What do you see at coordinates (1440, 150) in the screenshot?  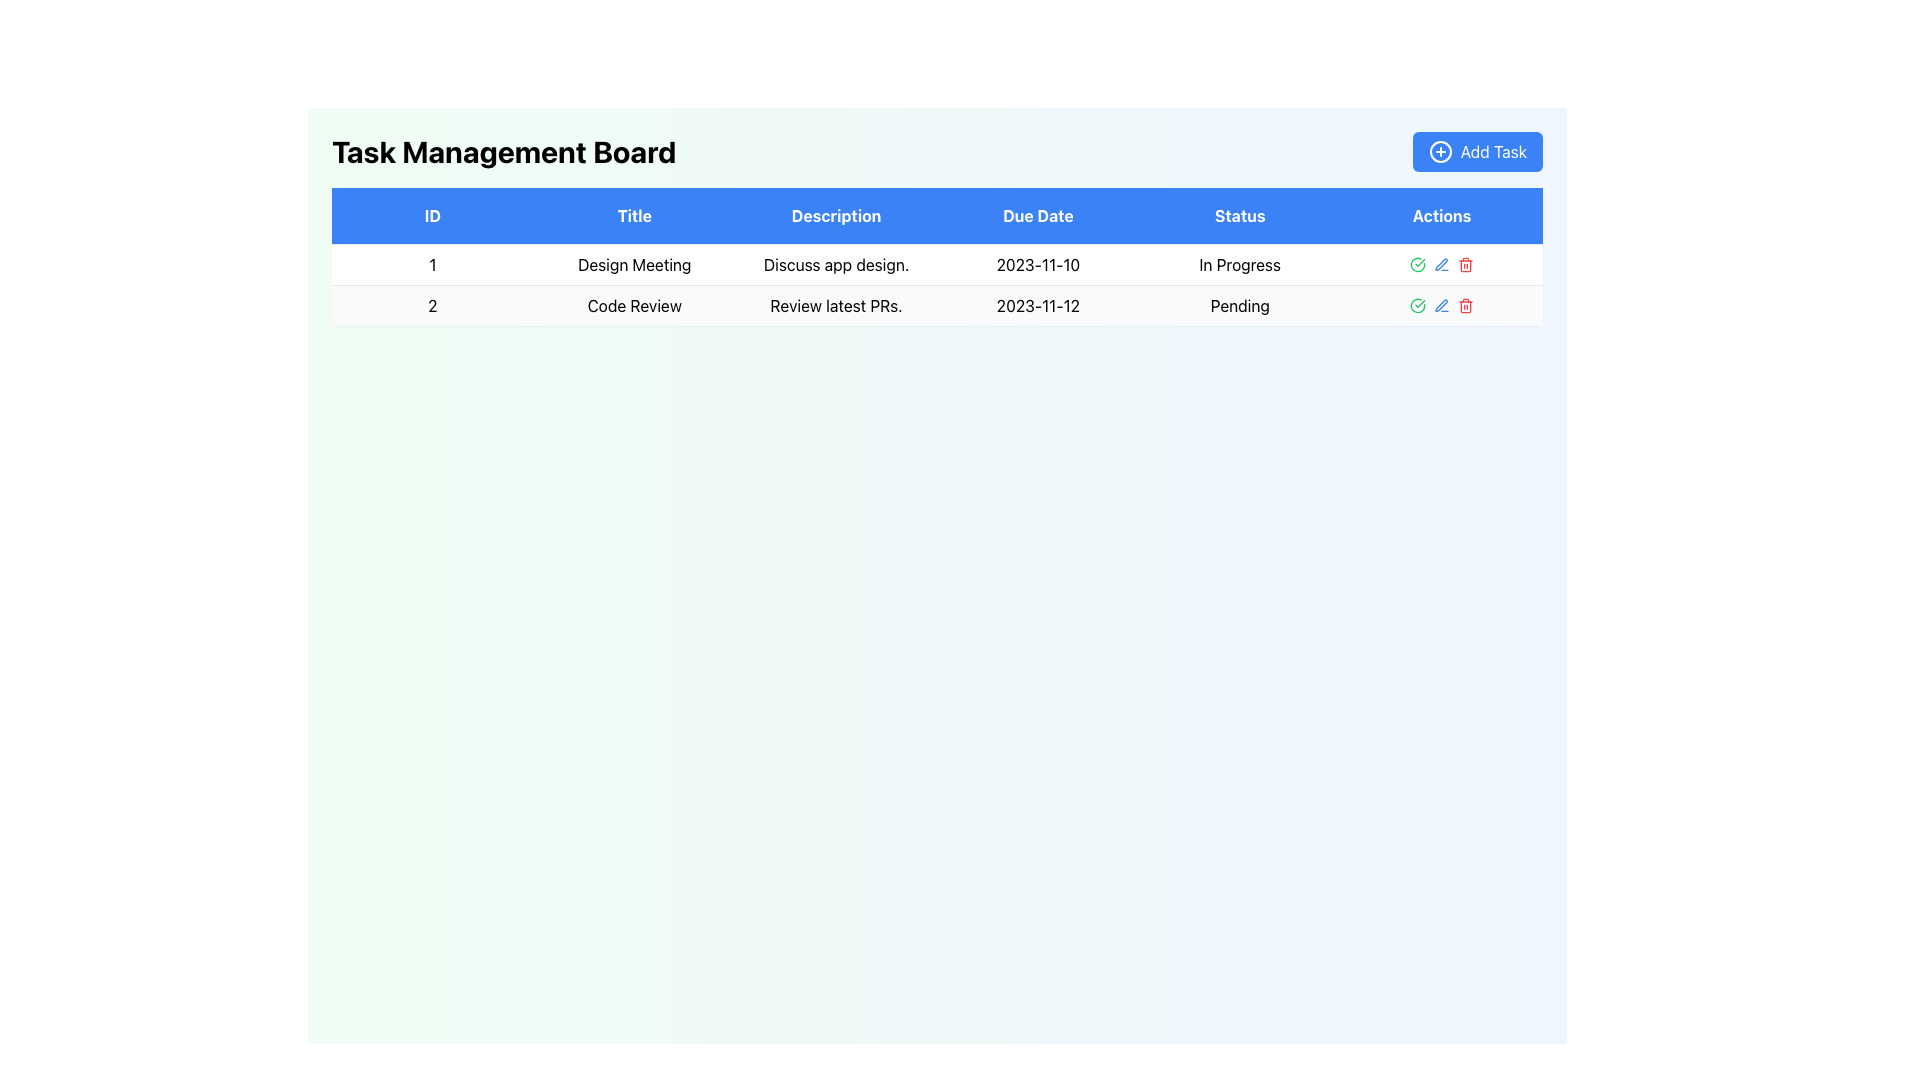 I see `the decorative icon with a plus sign, which is located to the left of the 'Add Task' button text, positioned at the top-right corner of the interface` at bounding box center [1440, 150].